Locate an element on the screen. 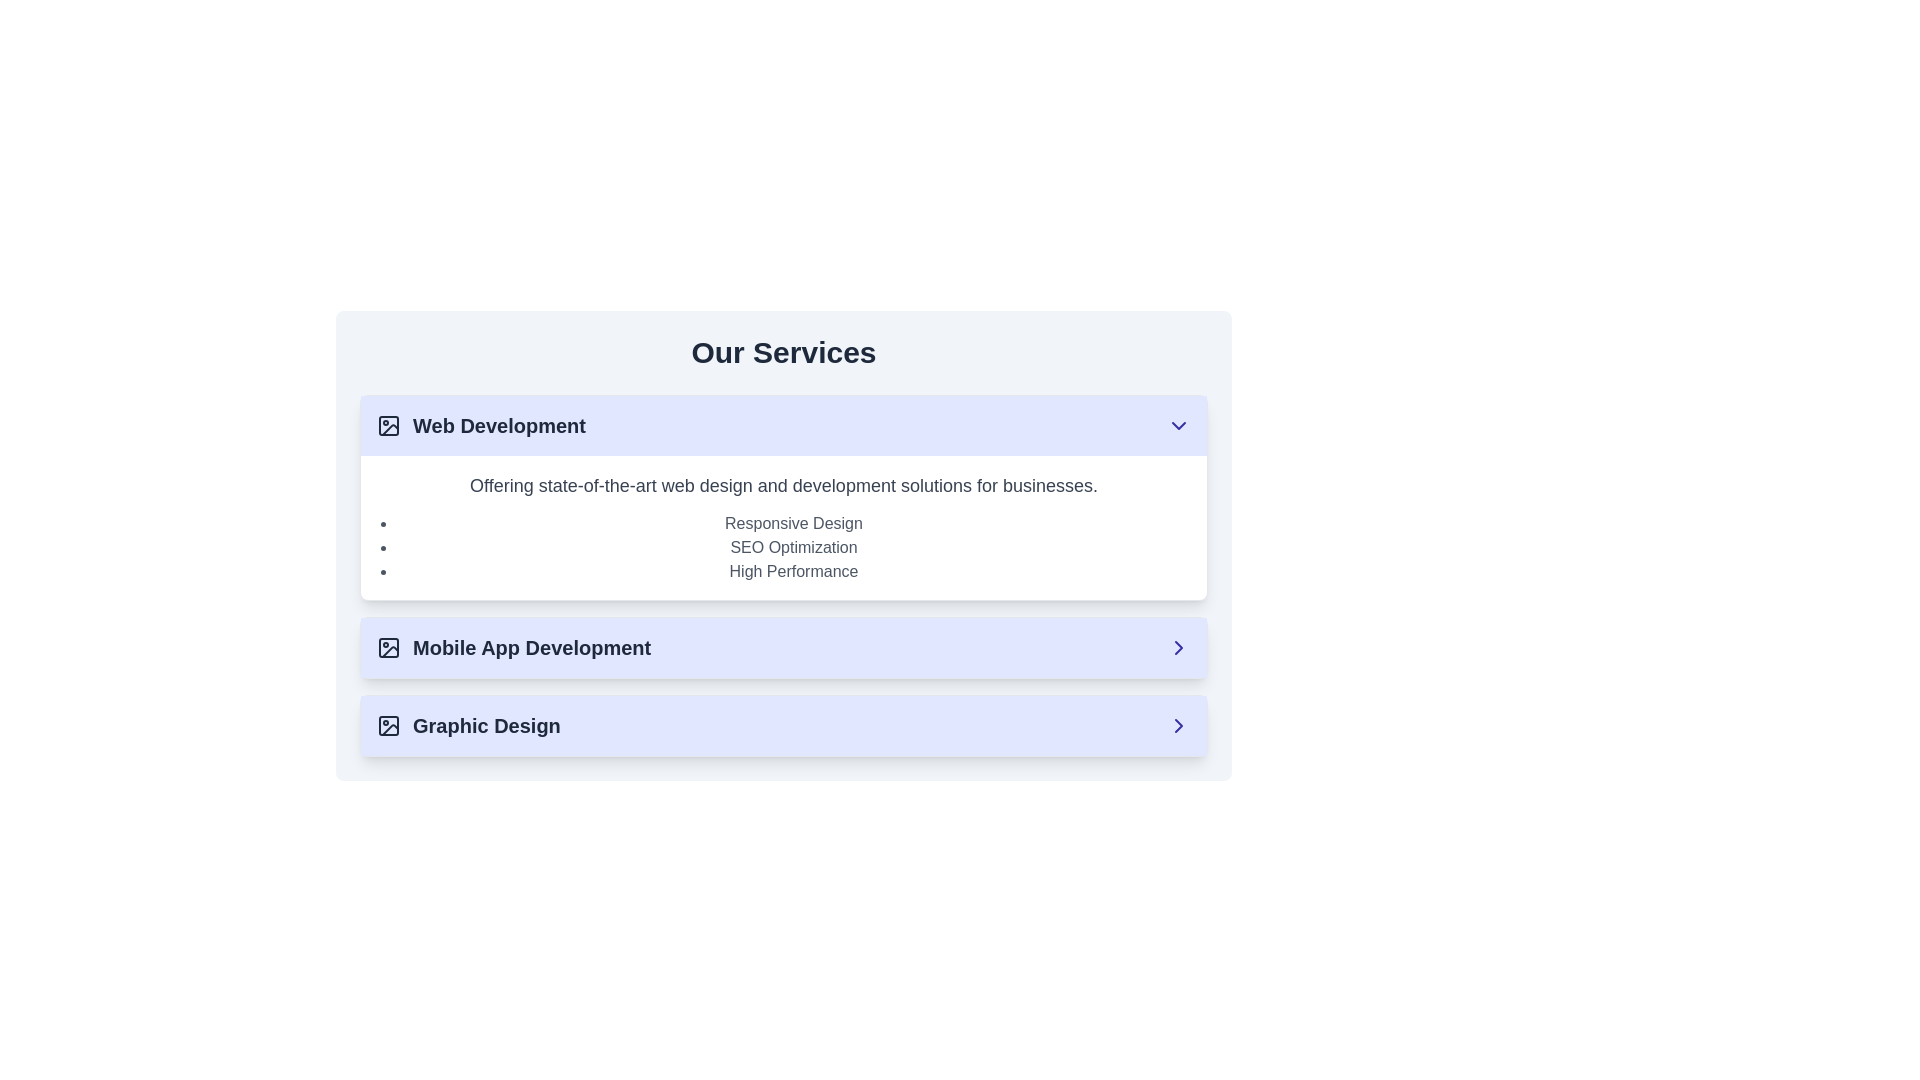 This screenshot has height=1080, width=1920. the 'Our Services' text label is located at coordinates (782, 352).